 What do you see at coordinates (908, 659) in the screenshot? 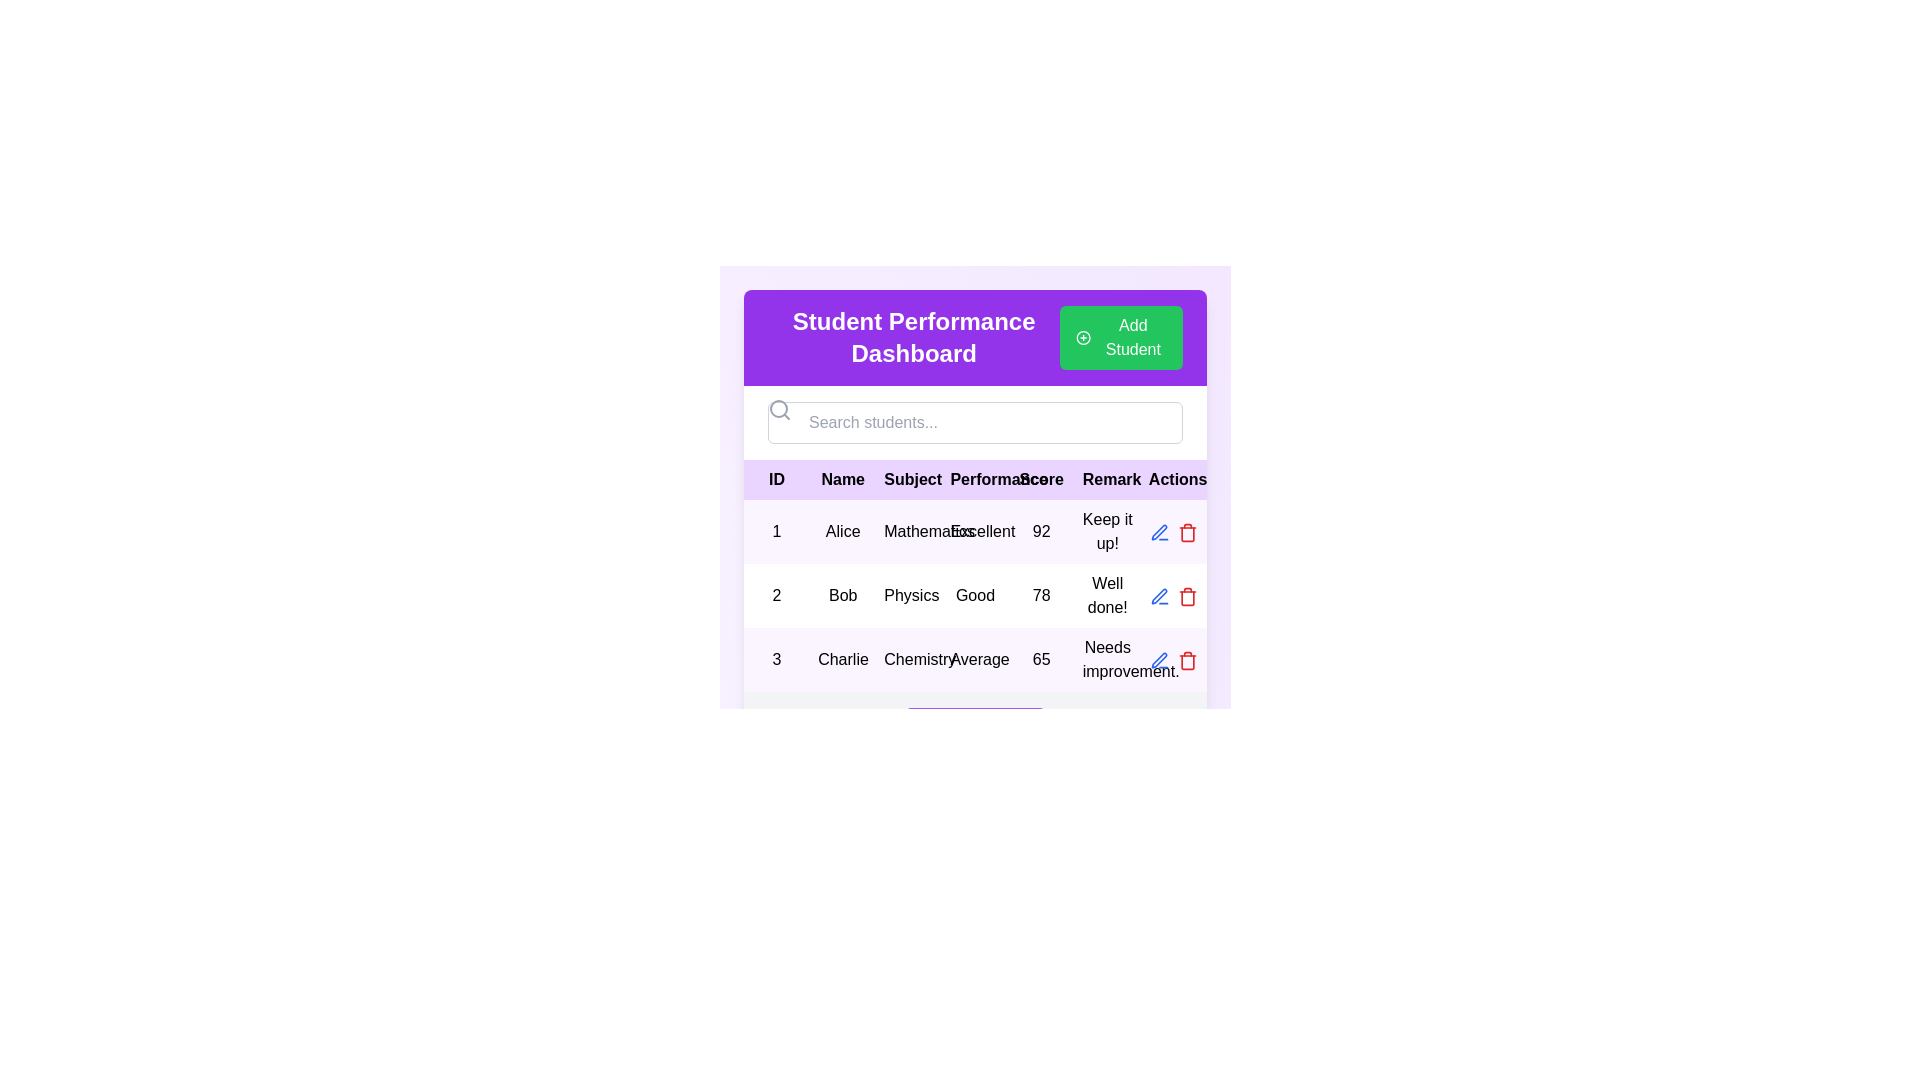
I see `the static text element displaying 'Chemistry' in black color, which is part of the third row in a table under the 'Subject' column` at bounding box center [908, 659].